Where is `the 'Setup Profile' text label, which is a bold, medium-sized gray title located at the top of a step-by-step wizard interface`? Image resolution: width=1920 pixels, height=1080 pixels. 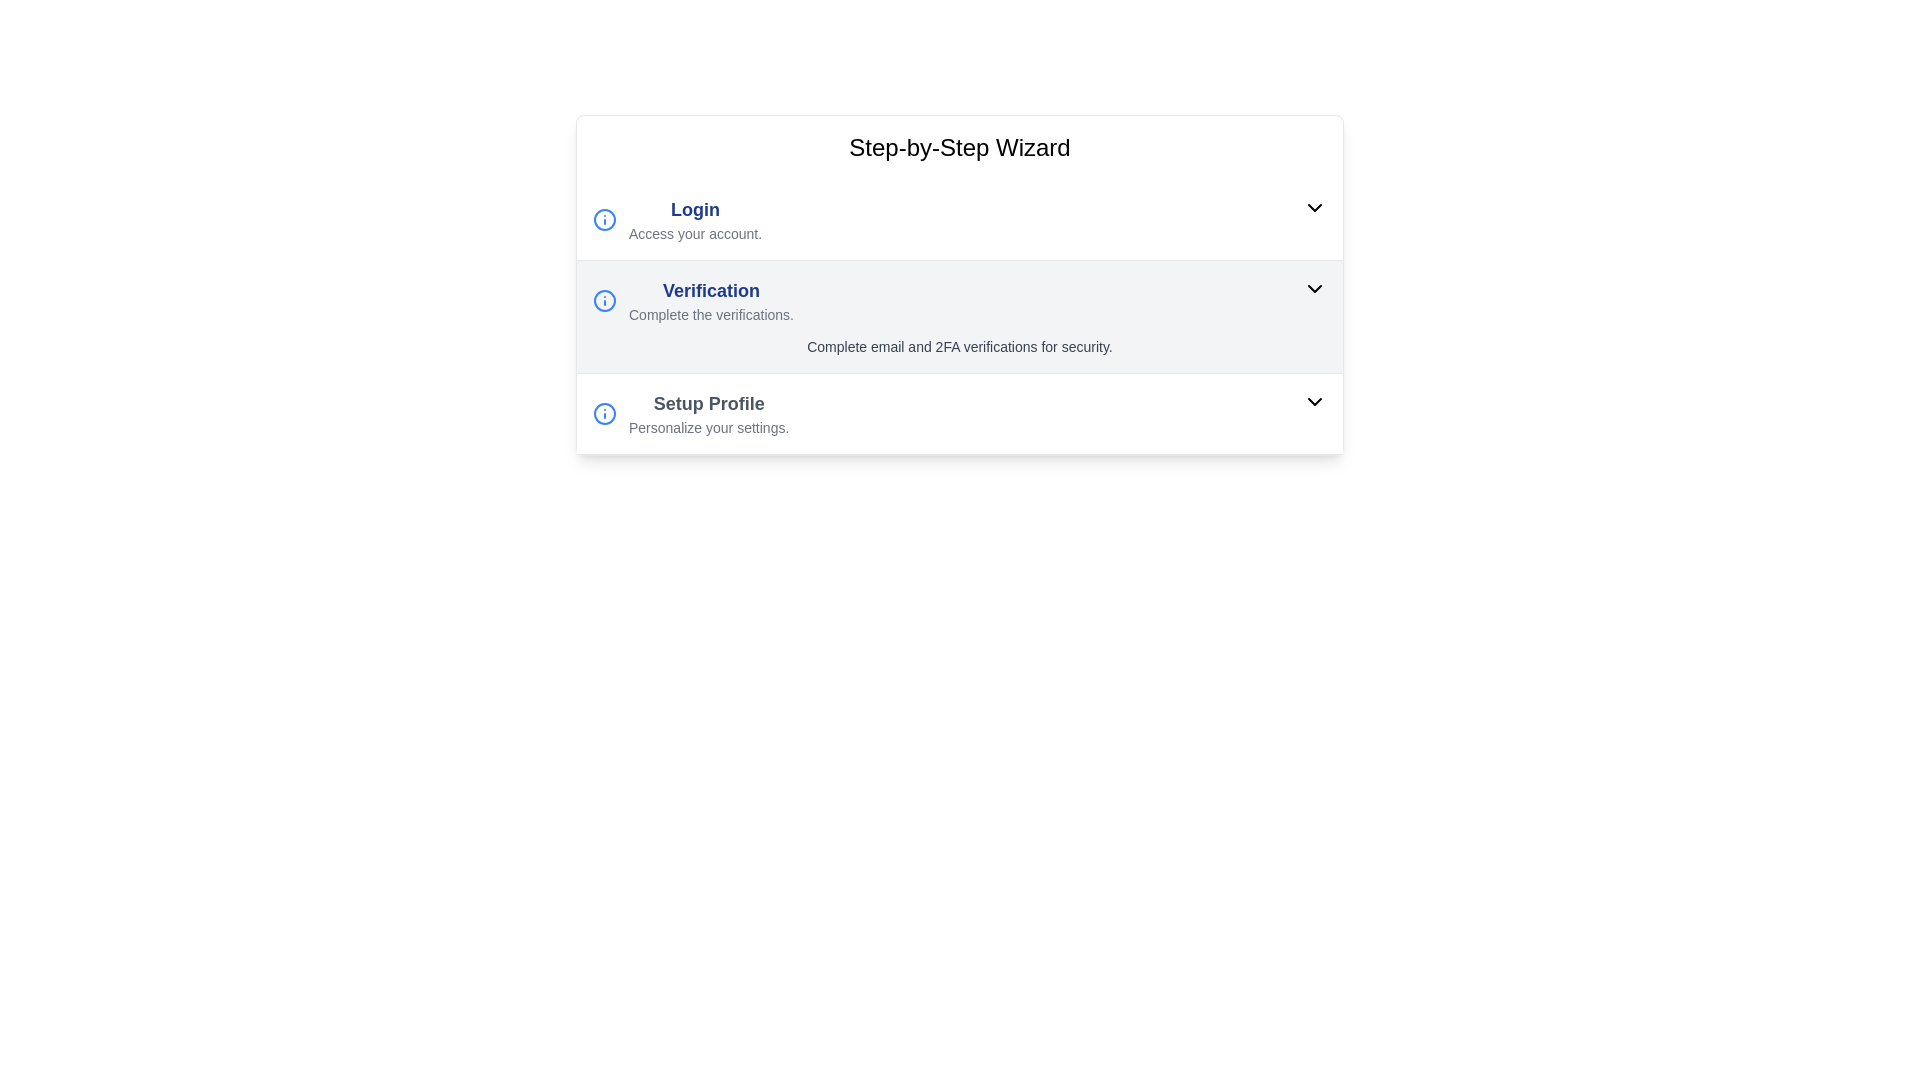
the 'Setup Profile' text label, which is a bold, medium-sized gray title located at the top of a step-by-step wizard interface is located at coordinates (709, 404).